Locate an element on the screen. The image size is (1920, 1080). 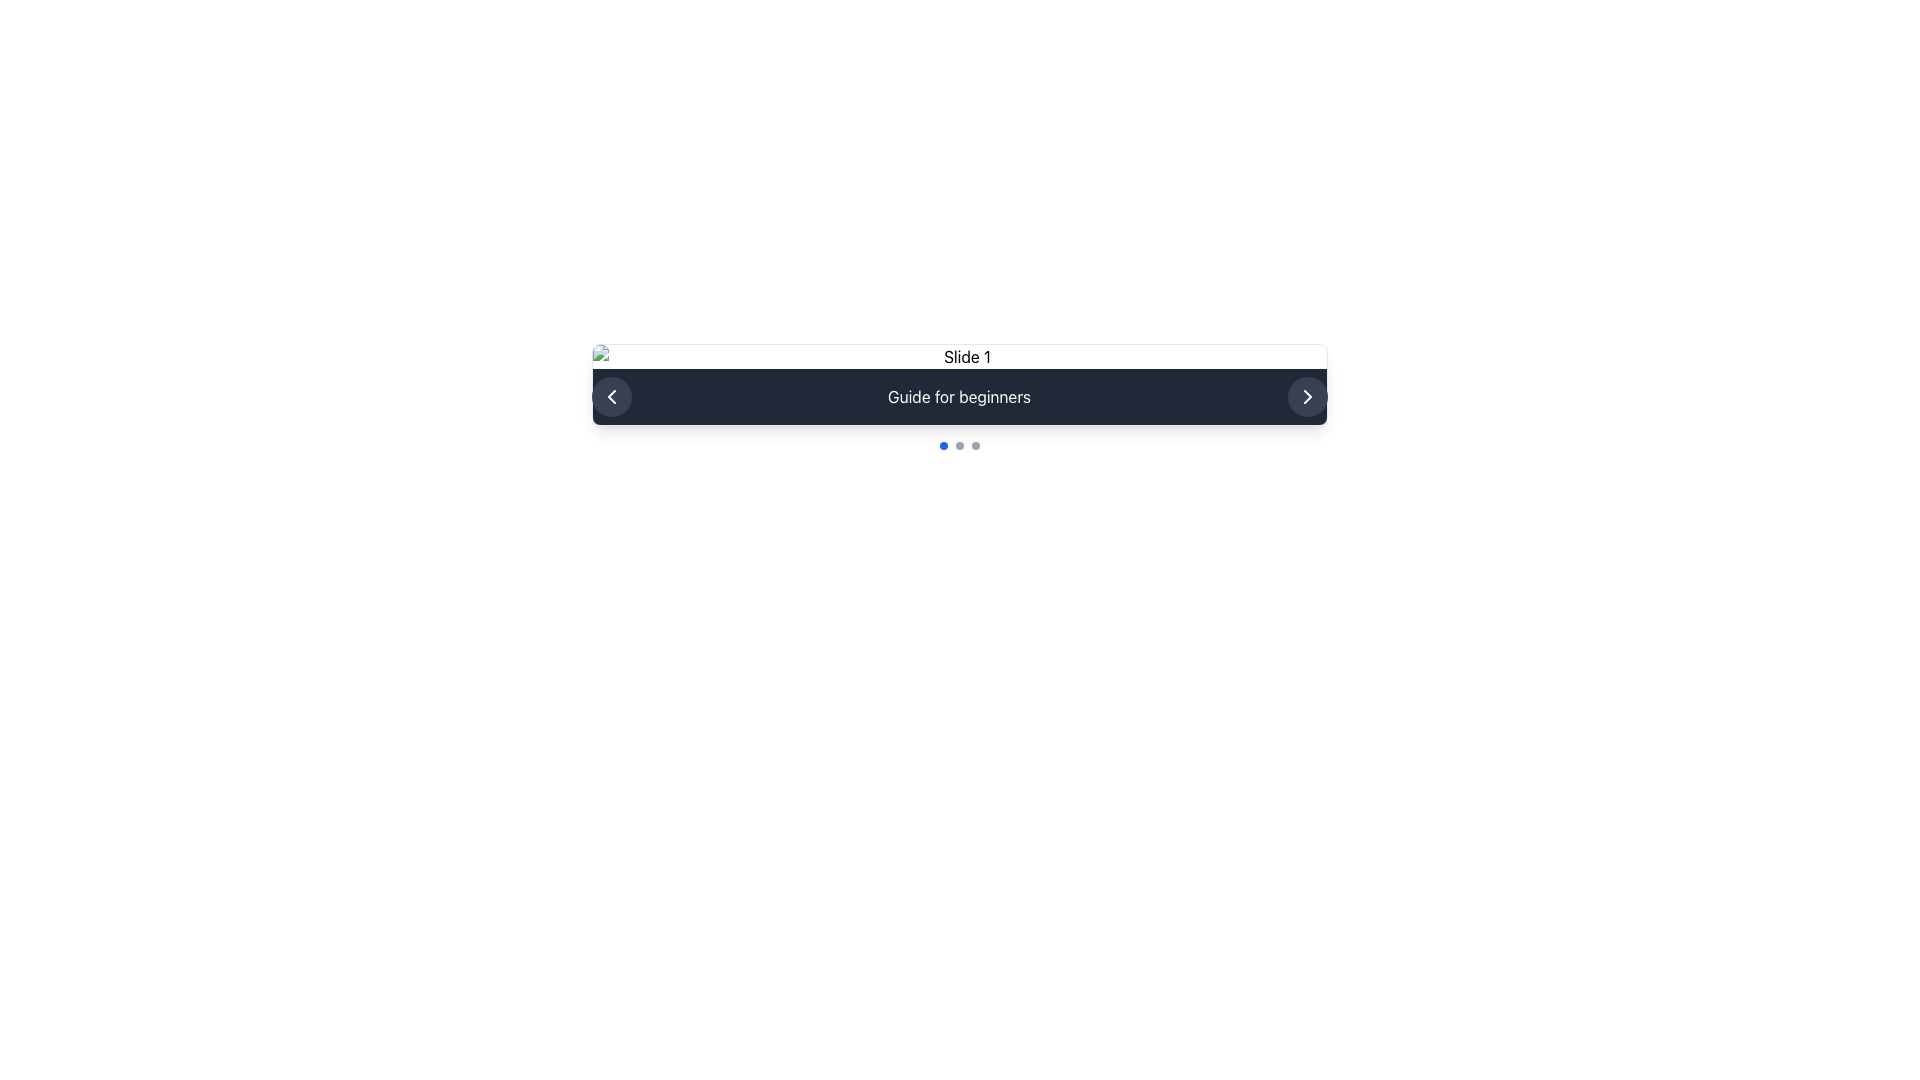
the right-facing chevron icon located inside the circular button at the right edge of the navigation bar is located at coordinates (1307, 397).